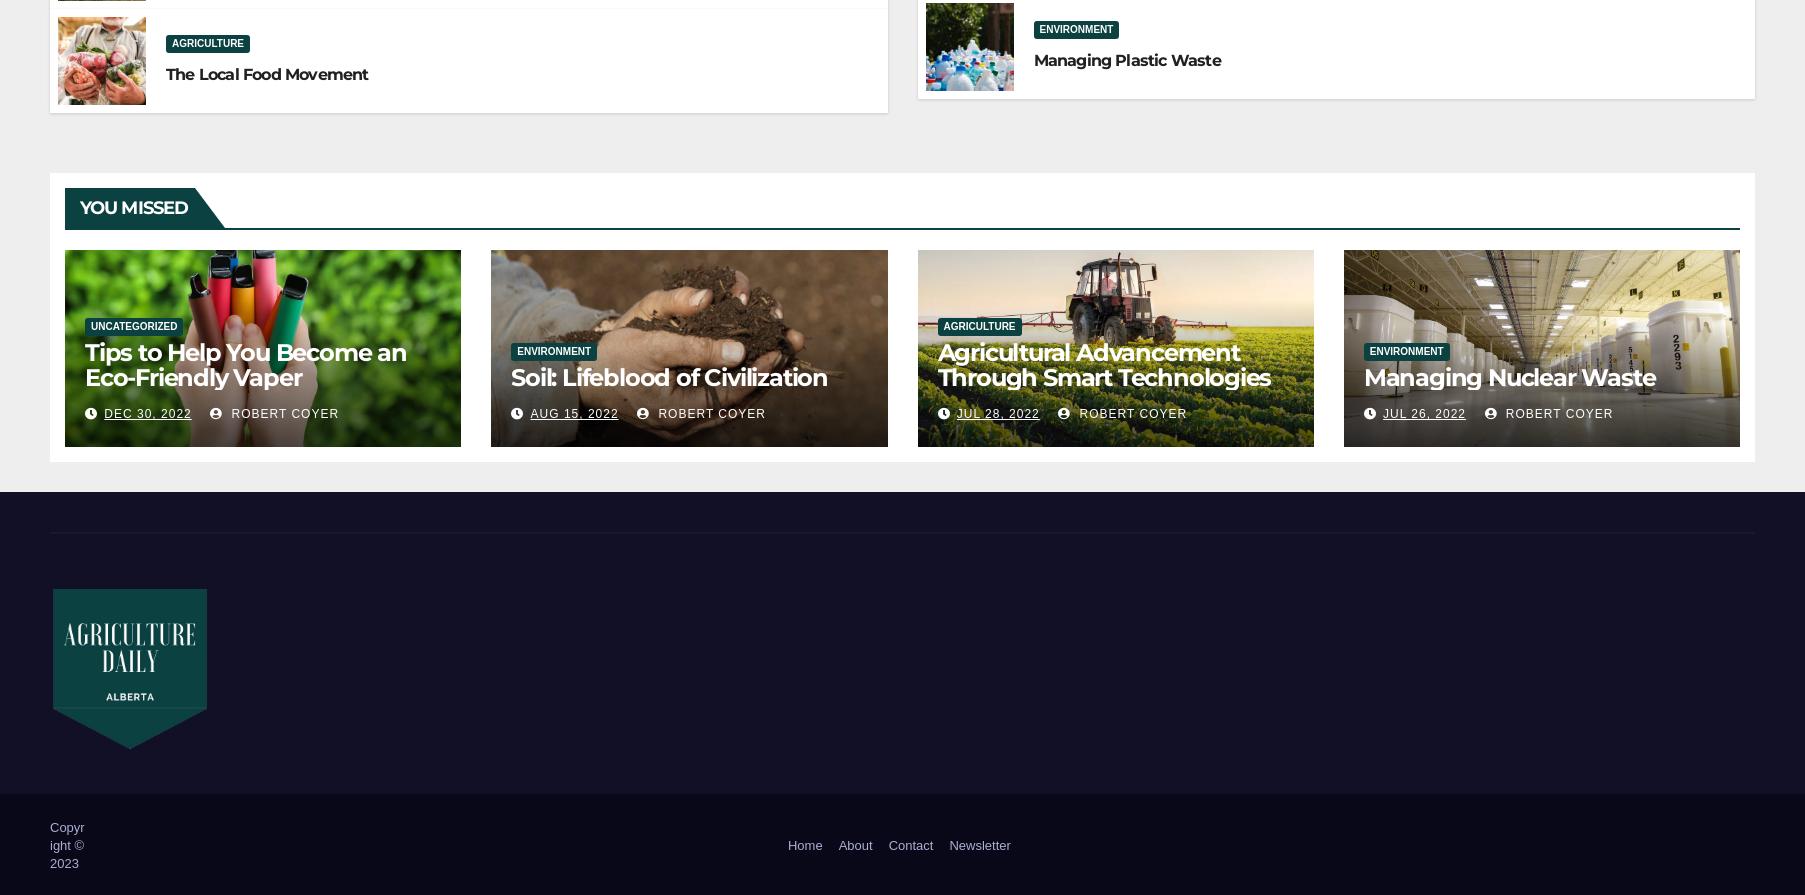 Image resolution: width=1805 pixels, height=895 pixels. I want to click on 'Agricultural Advancement Through Smart Technologies', so click(1103, 364).